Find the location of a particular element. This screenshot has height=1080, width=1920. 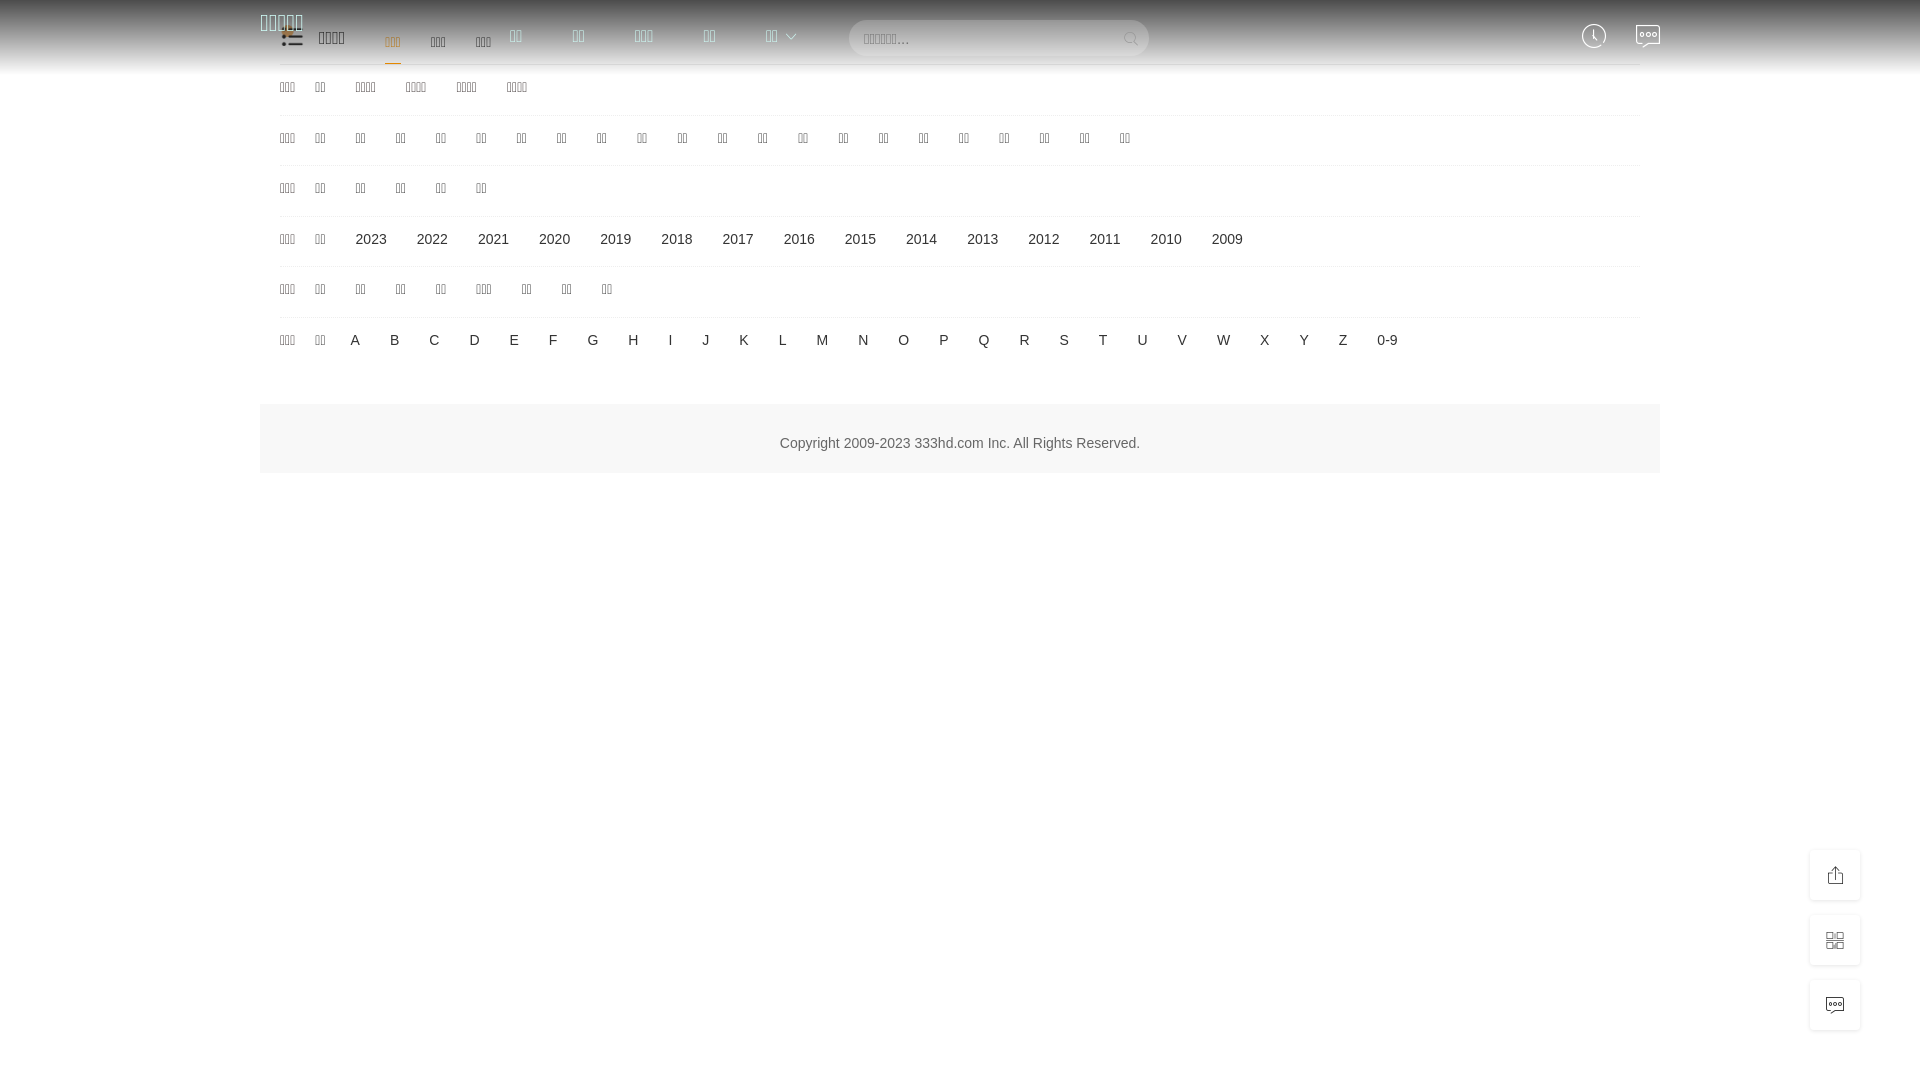

'B' is located at coordinates (394, 339).